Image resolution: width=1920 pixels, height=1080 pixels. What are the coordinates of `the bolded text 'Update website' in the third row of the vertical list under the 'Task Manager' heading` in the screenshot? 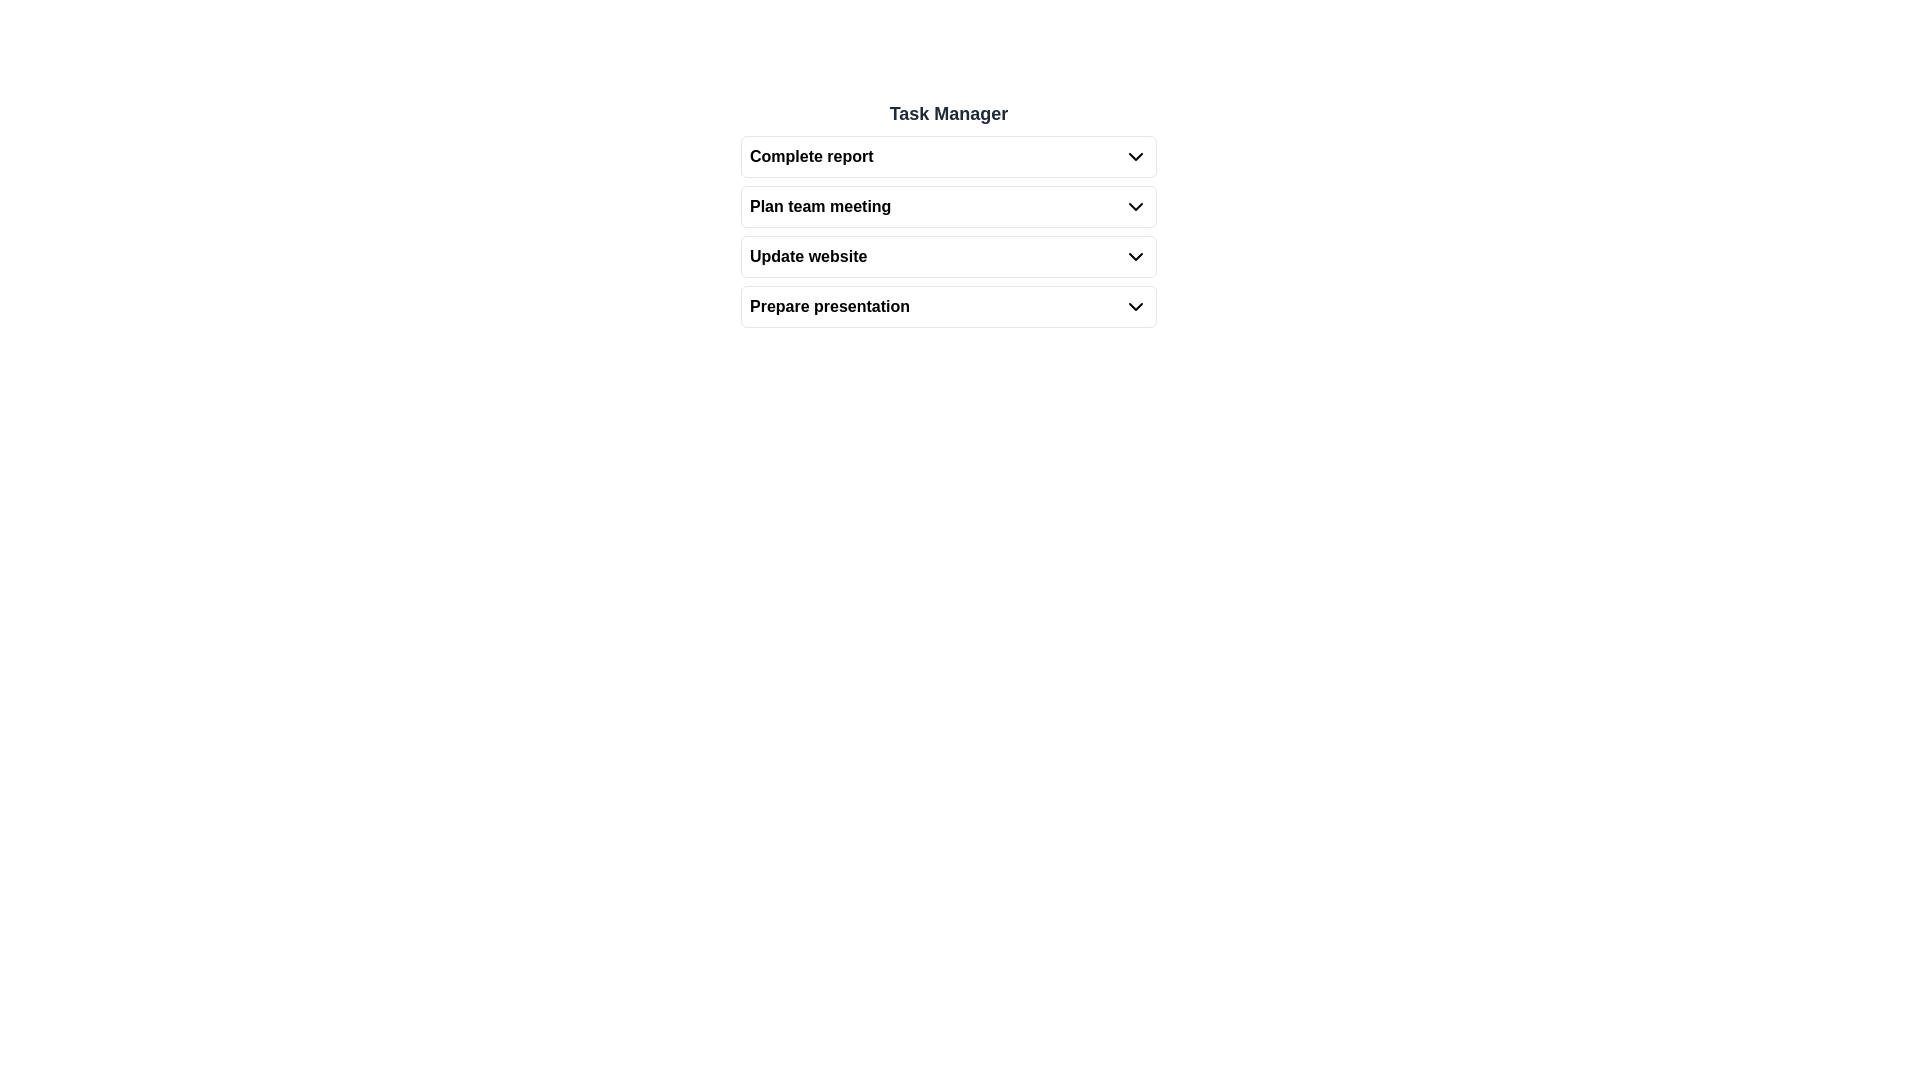 It's located at (808, 256).